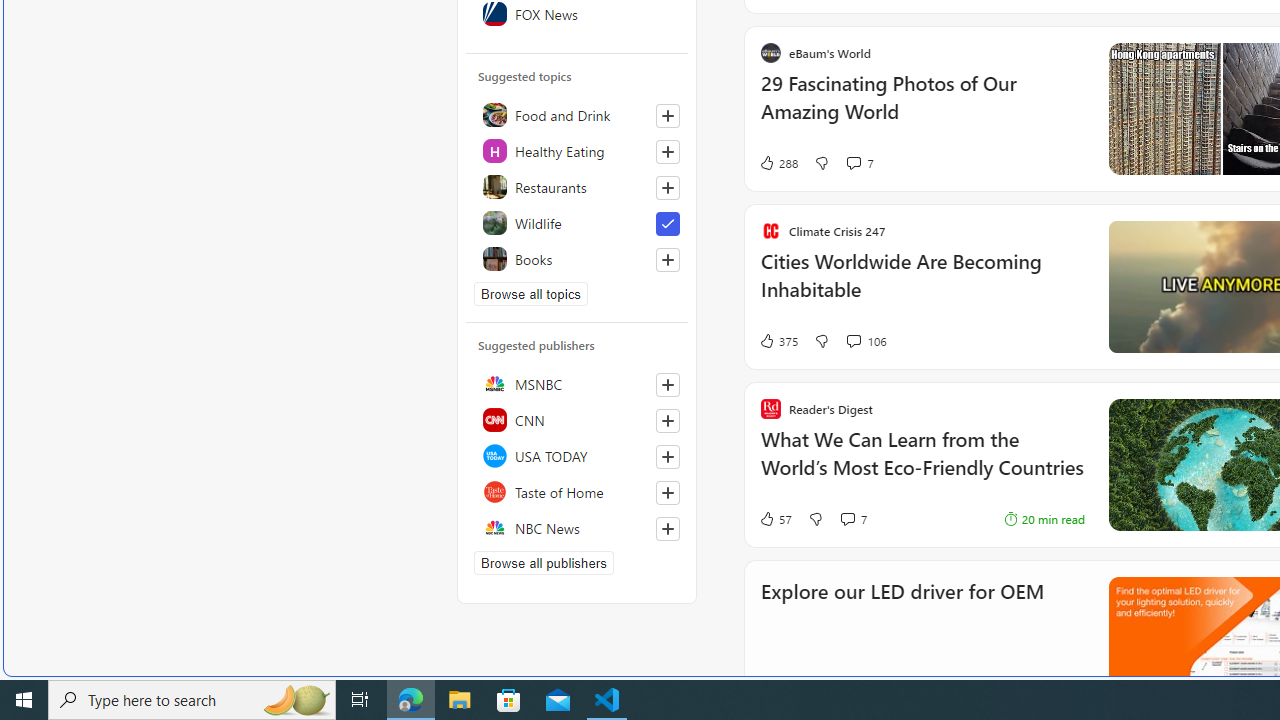 This screenshot has height=720, width=1280. Describe the element at coordinates (668, 527) in the screenshot. I see `'Follow this source'` at that location.